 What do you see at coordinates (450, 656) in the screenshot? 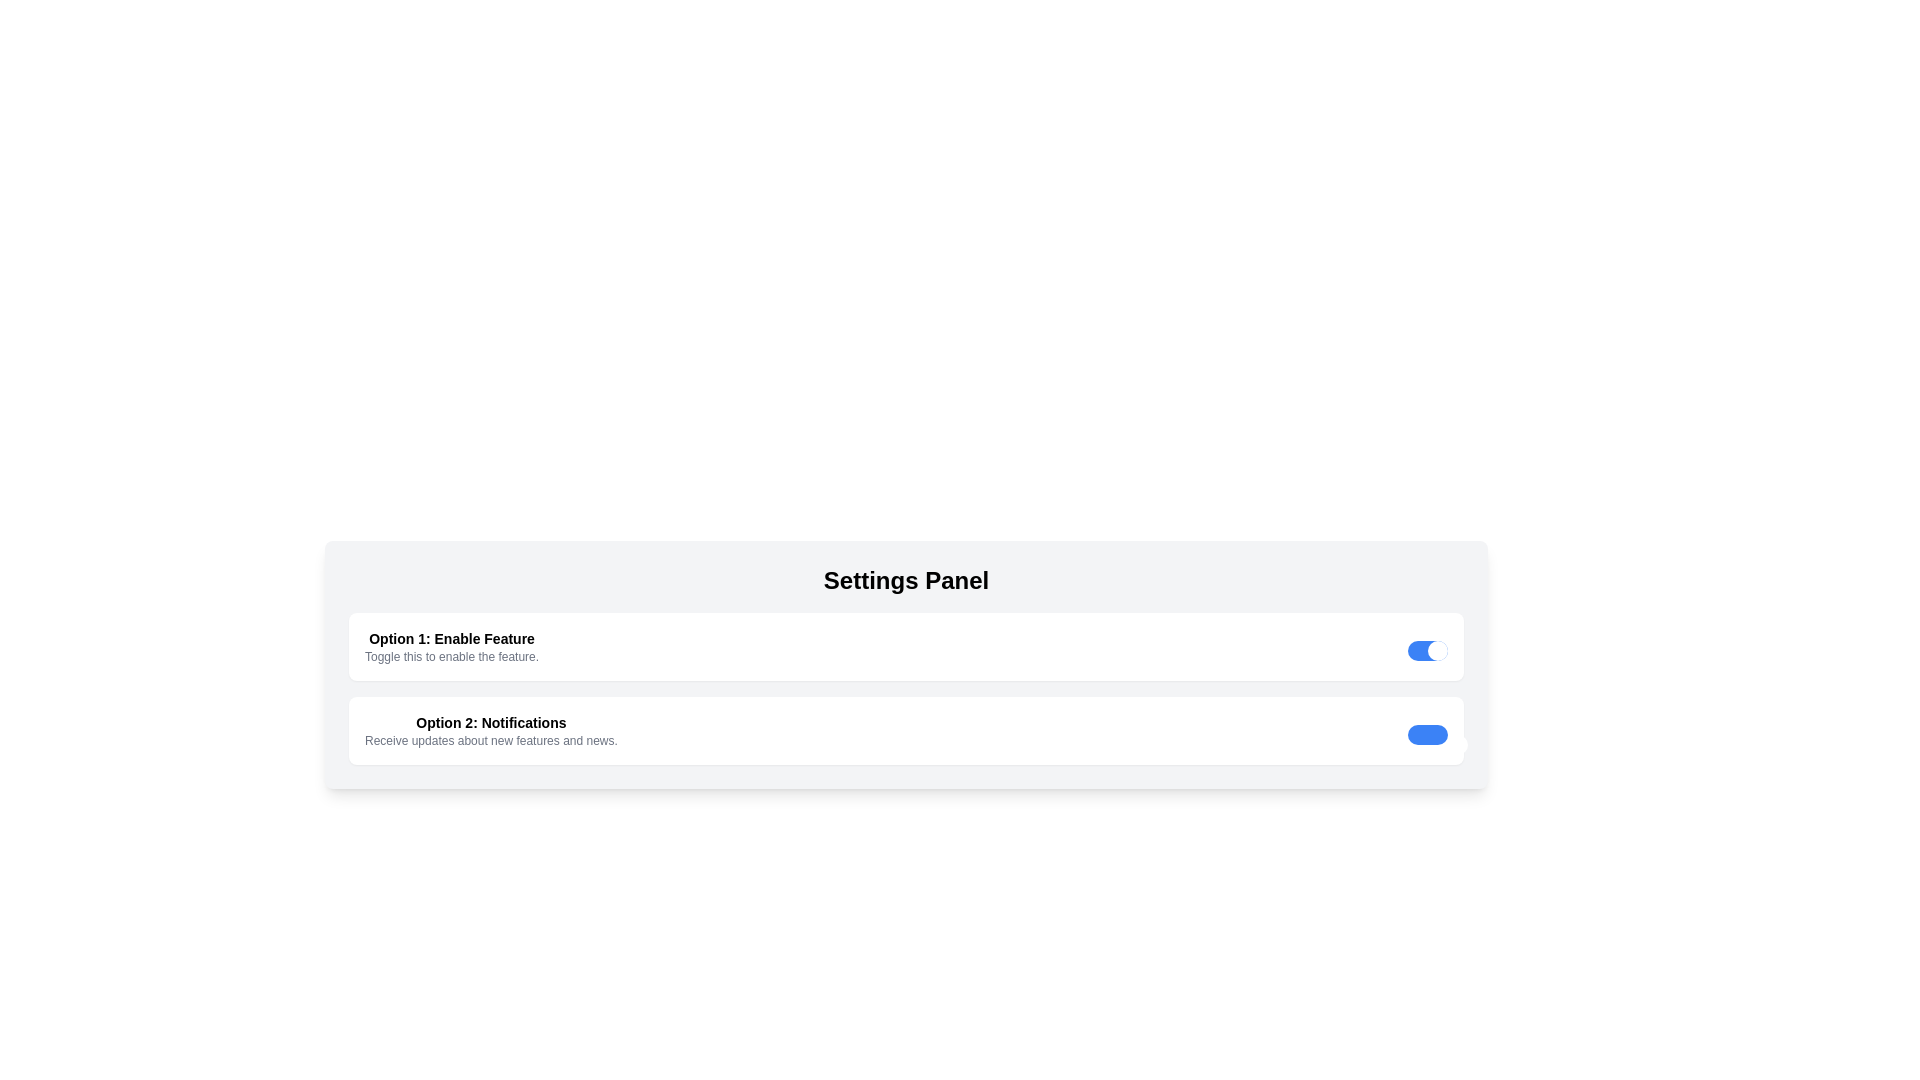
I see `the Text Label that provides additional information about the 'Option 1: Enable Feature' toggle, which is centrally aligned beneath its header` at bounding box center [450, 656].